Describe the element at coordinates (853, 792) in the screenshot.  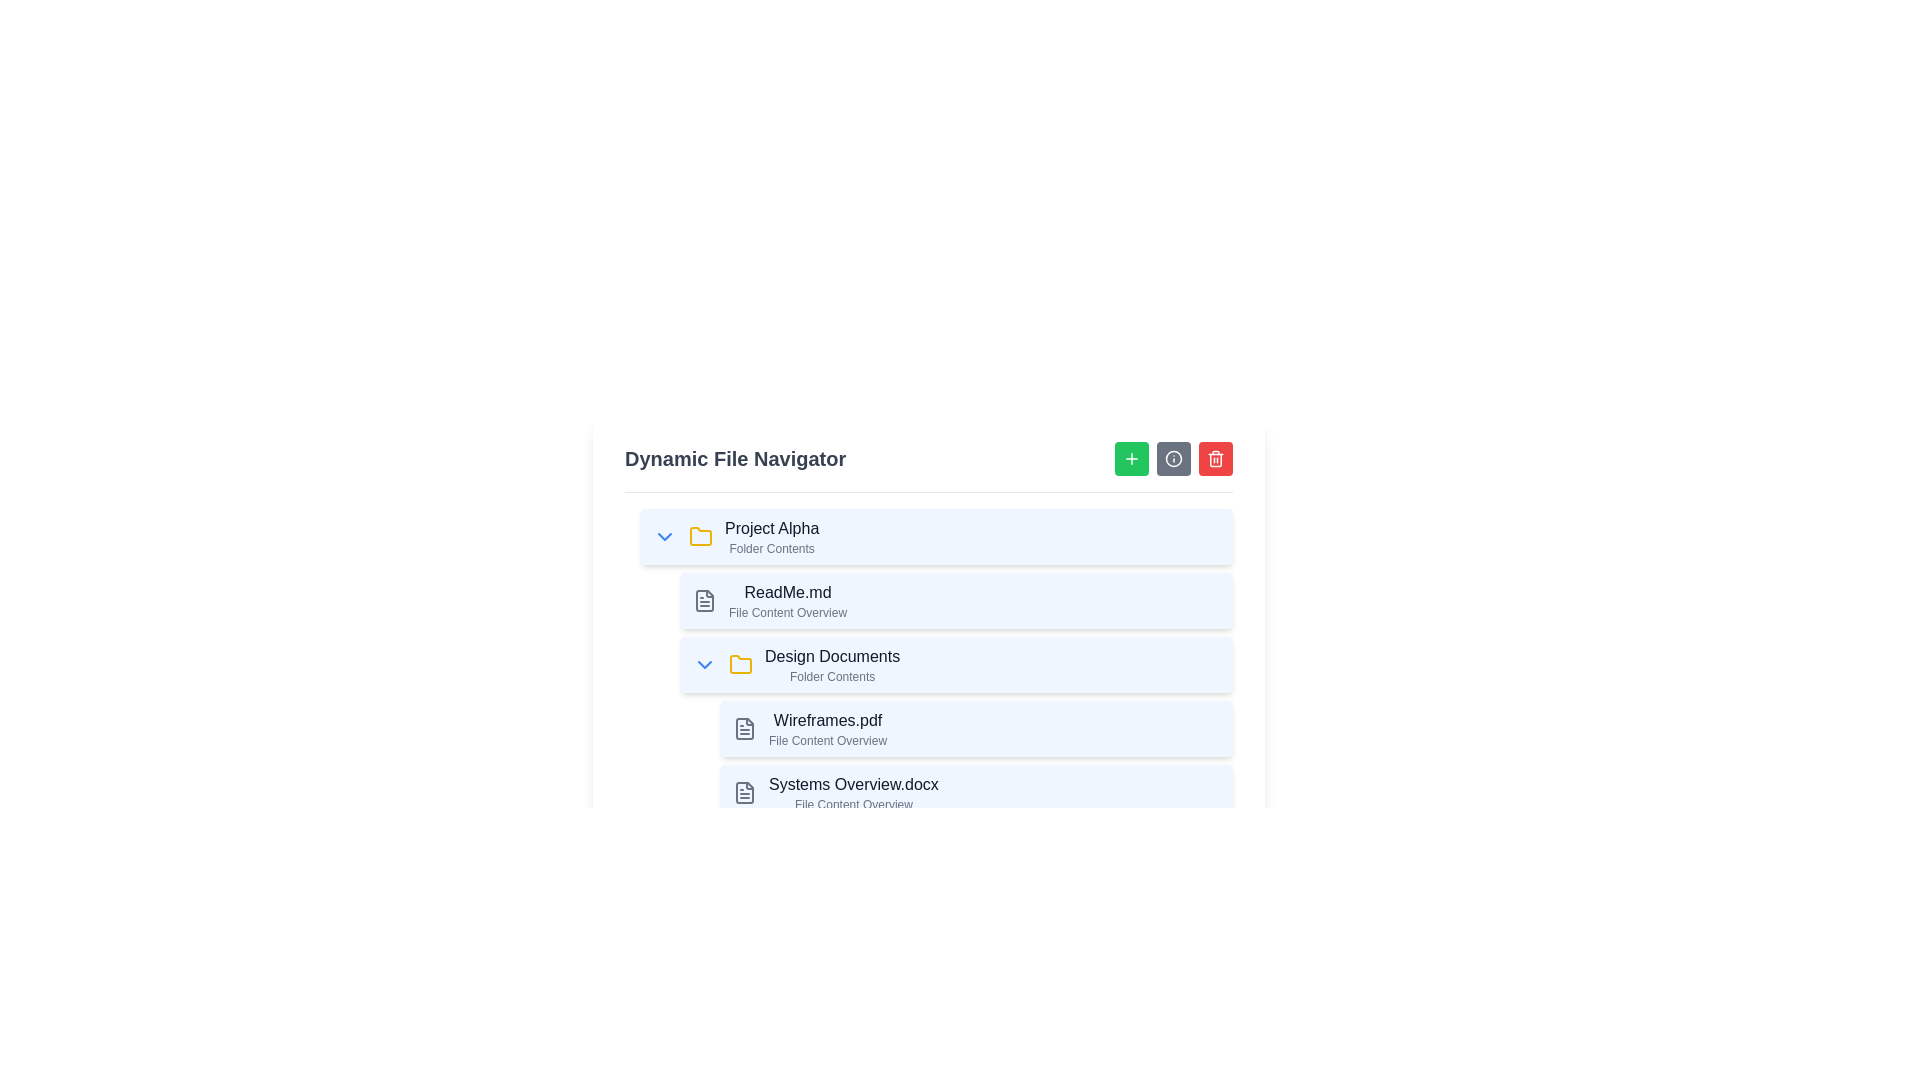
I see `the text label displaying the file name 'Systems Overview.docx', which is located below 'Wireframes.pdf' in the file navigator` at that location.